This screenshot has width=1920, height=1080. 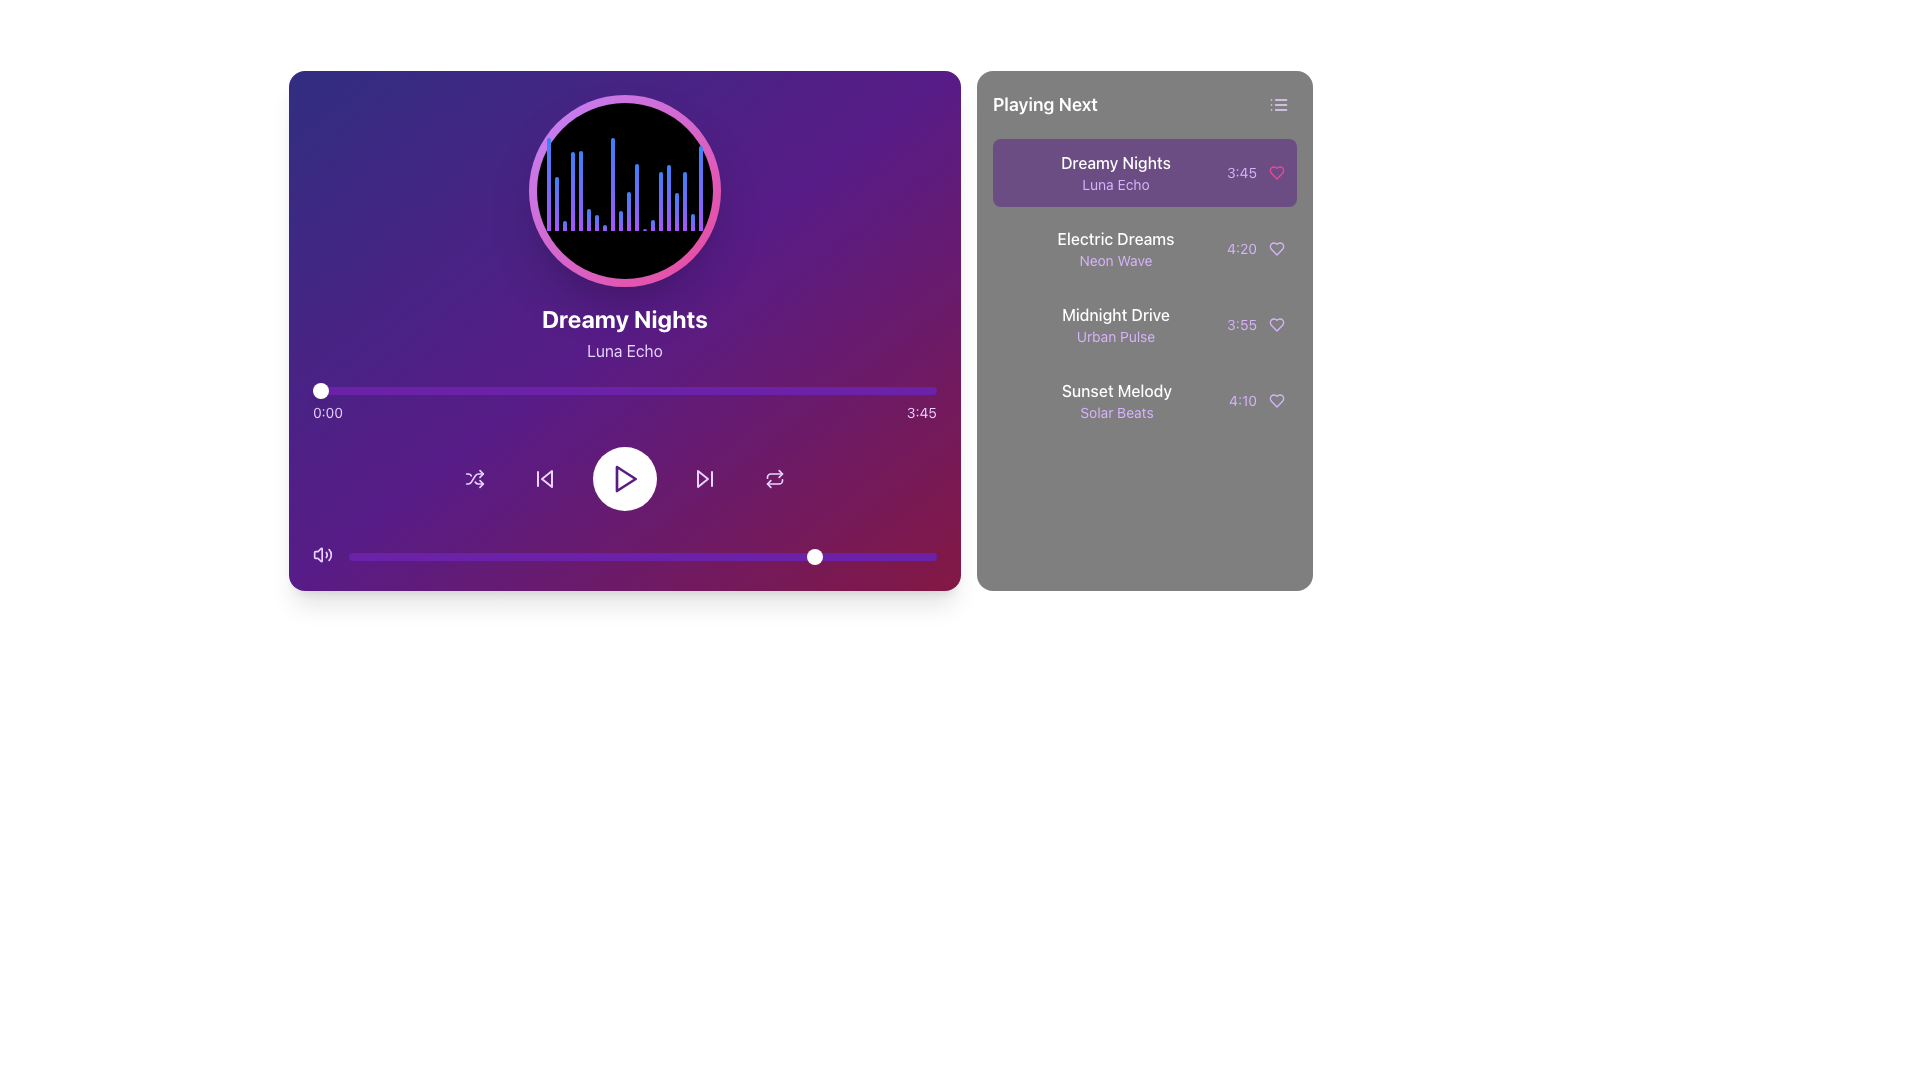 What do you see at coordinates (1242, 401) in the screenshot?
I see `the Text Display showing '4:10' with a purple tint, located in the bottom entry for 'Sunset Melody' in the 'Playing Next' section` at bounding box center [1242, 401].